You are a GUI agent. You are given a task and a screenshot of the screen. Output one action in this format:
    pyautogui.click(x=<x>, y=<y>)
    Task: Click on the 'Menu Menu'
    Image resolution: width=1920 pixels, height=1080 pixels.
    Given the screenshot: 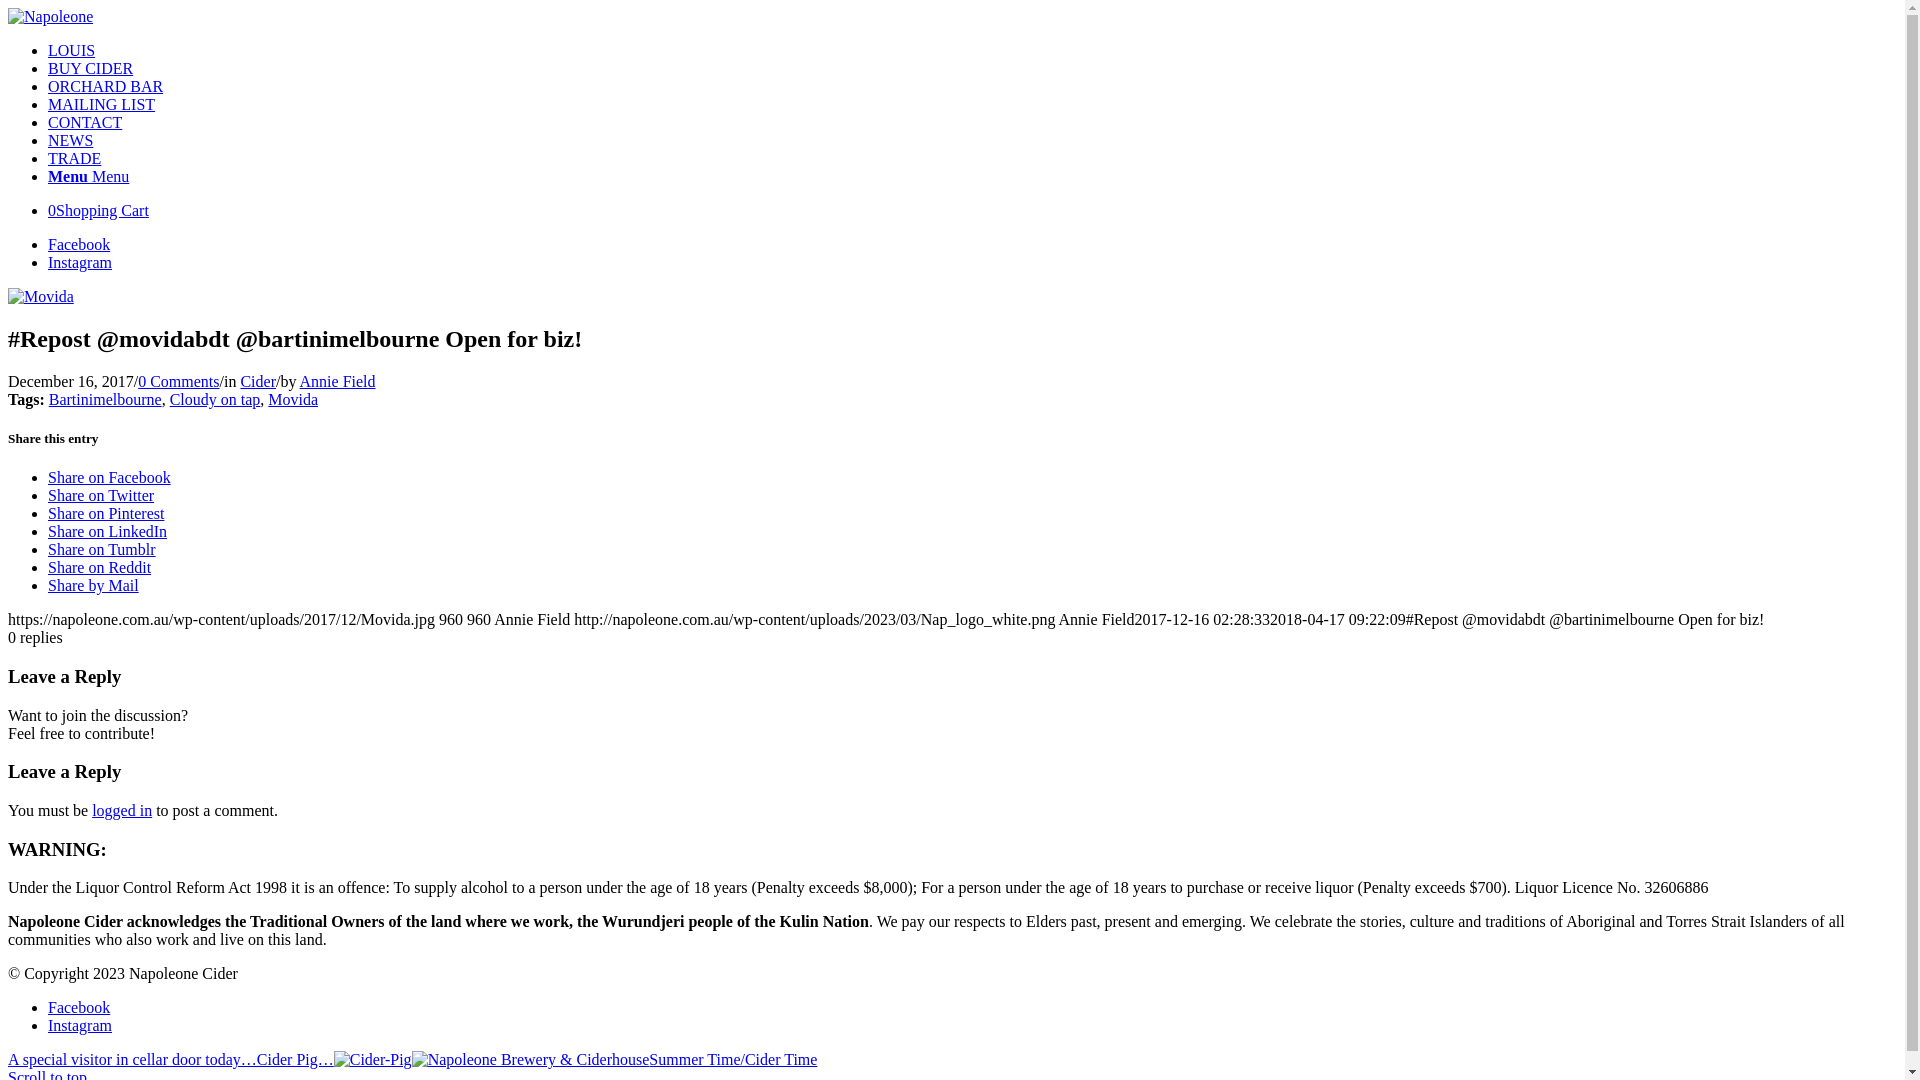 What is the action you would take?
    pyautogui.click(x=48, y=175)
    